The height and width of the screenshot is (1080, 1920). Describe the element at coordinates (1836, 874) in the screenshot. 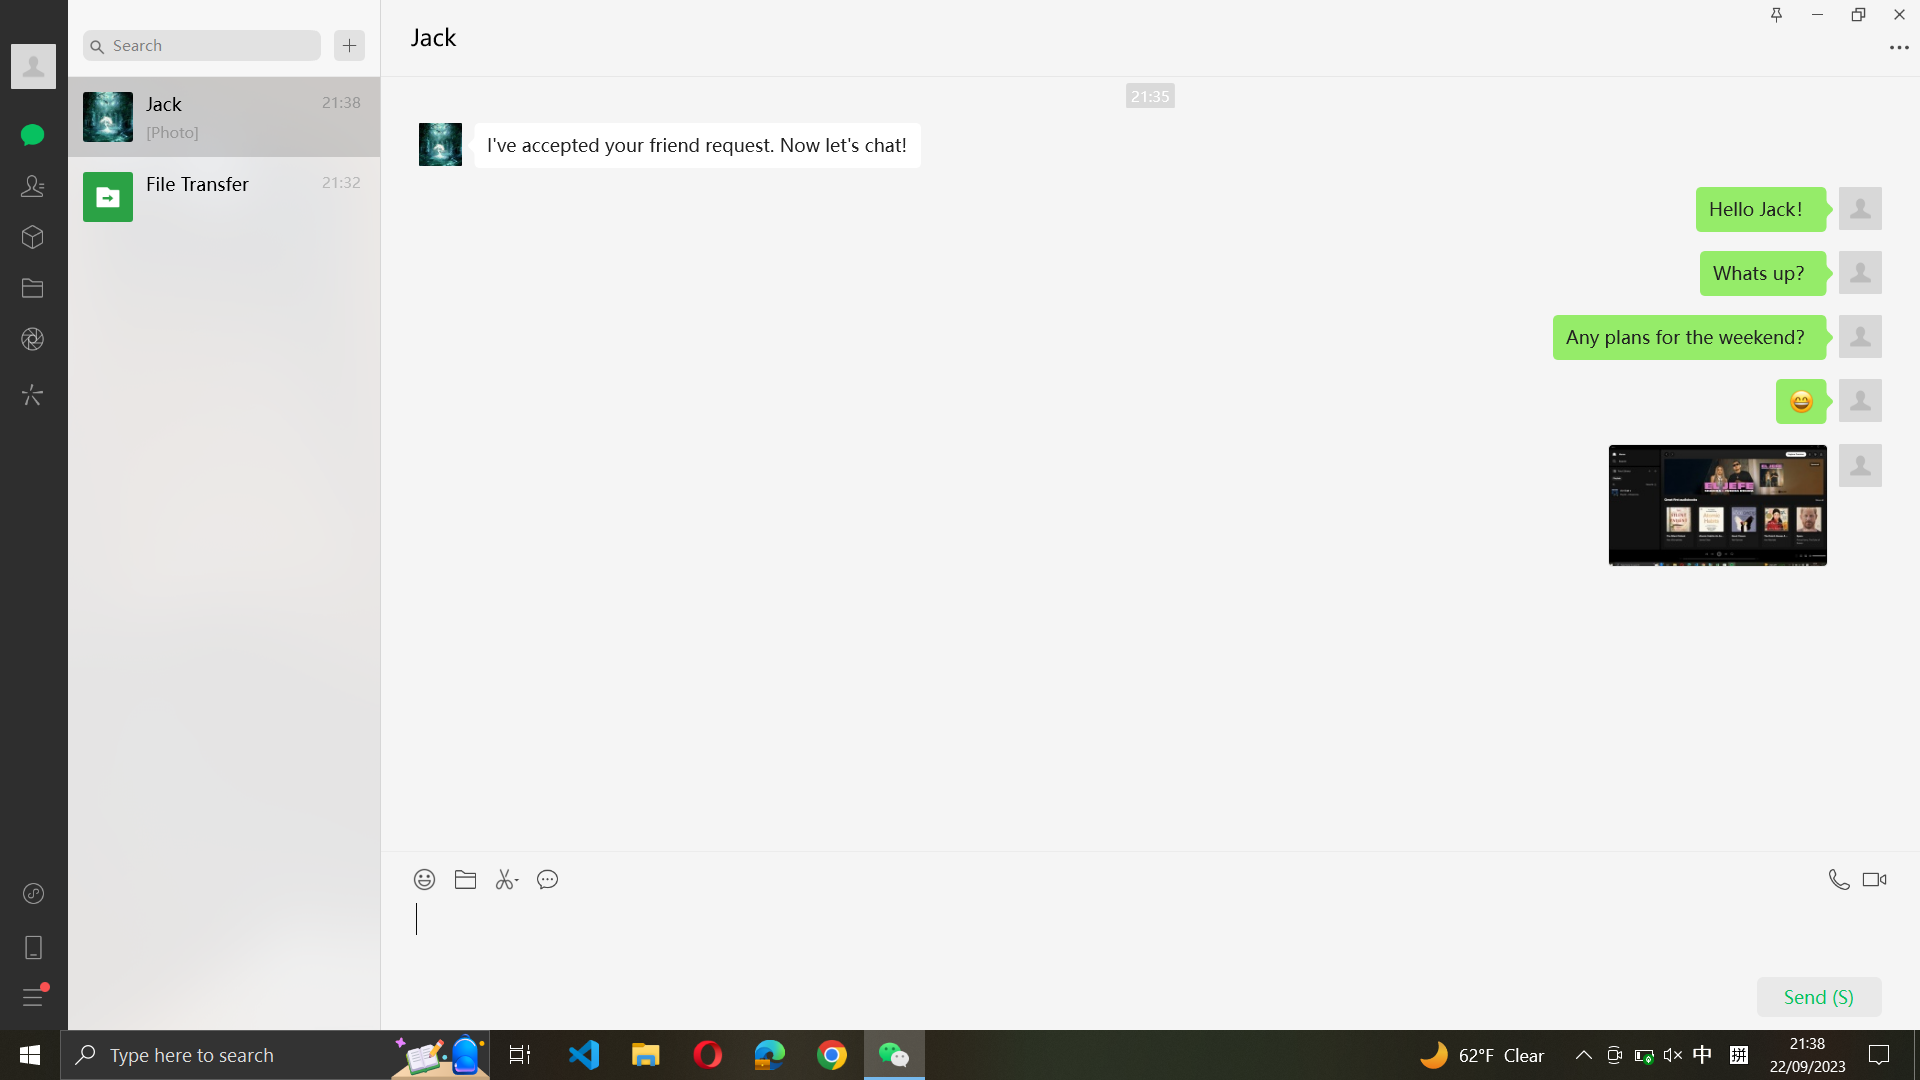

I see `a voice call to Jack` at that location.